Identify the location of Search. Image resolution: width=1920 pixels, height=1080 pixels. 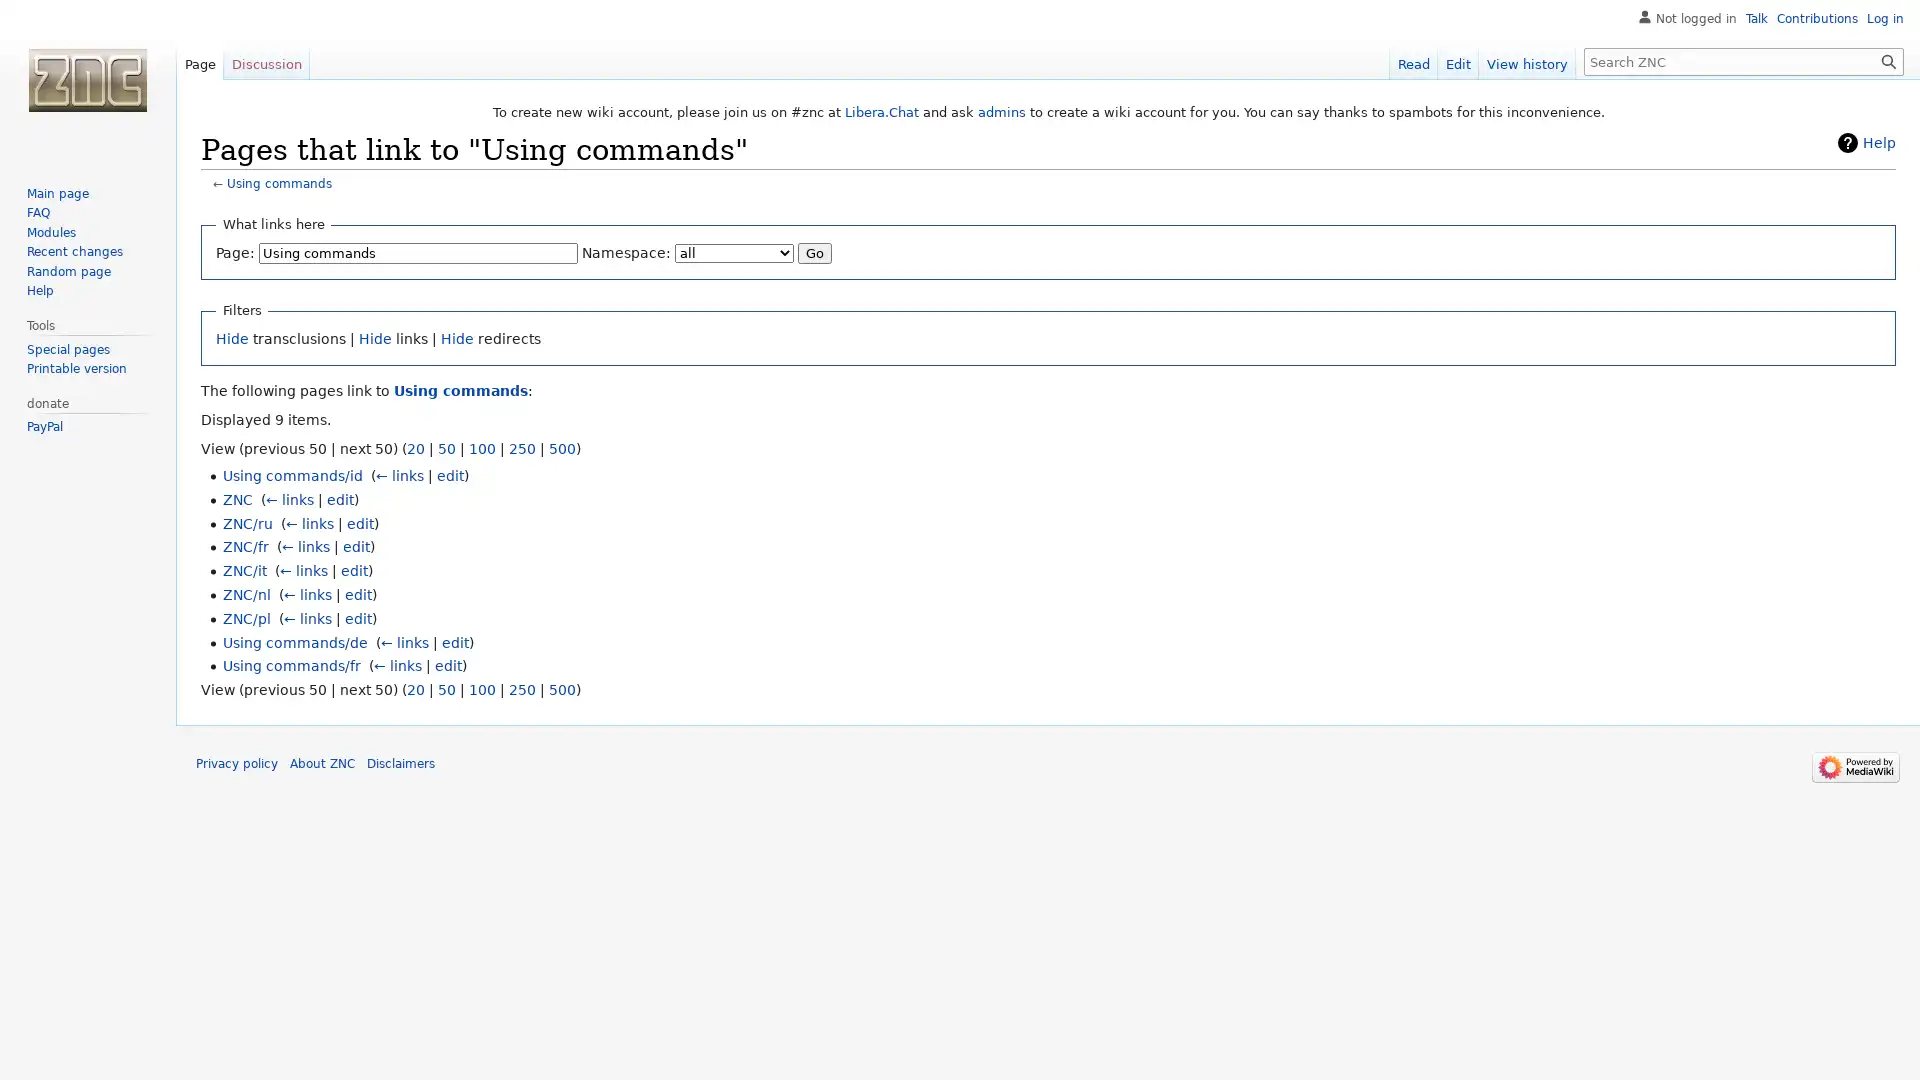
(1888, 60).